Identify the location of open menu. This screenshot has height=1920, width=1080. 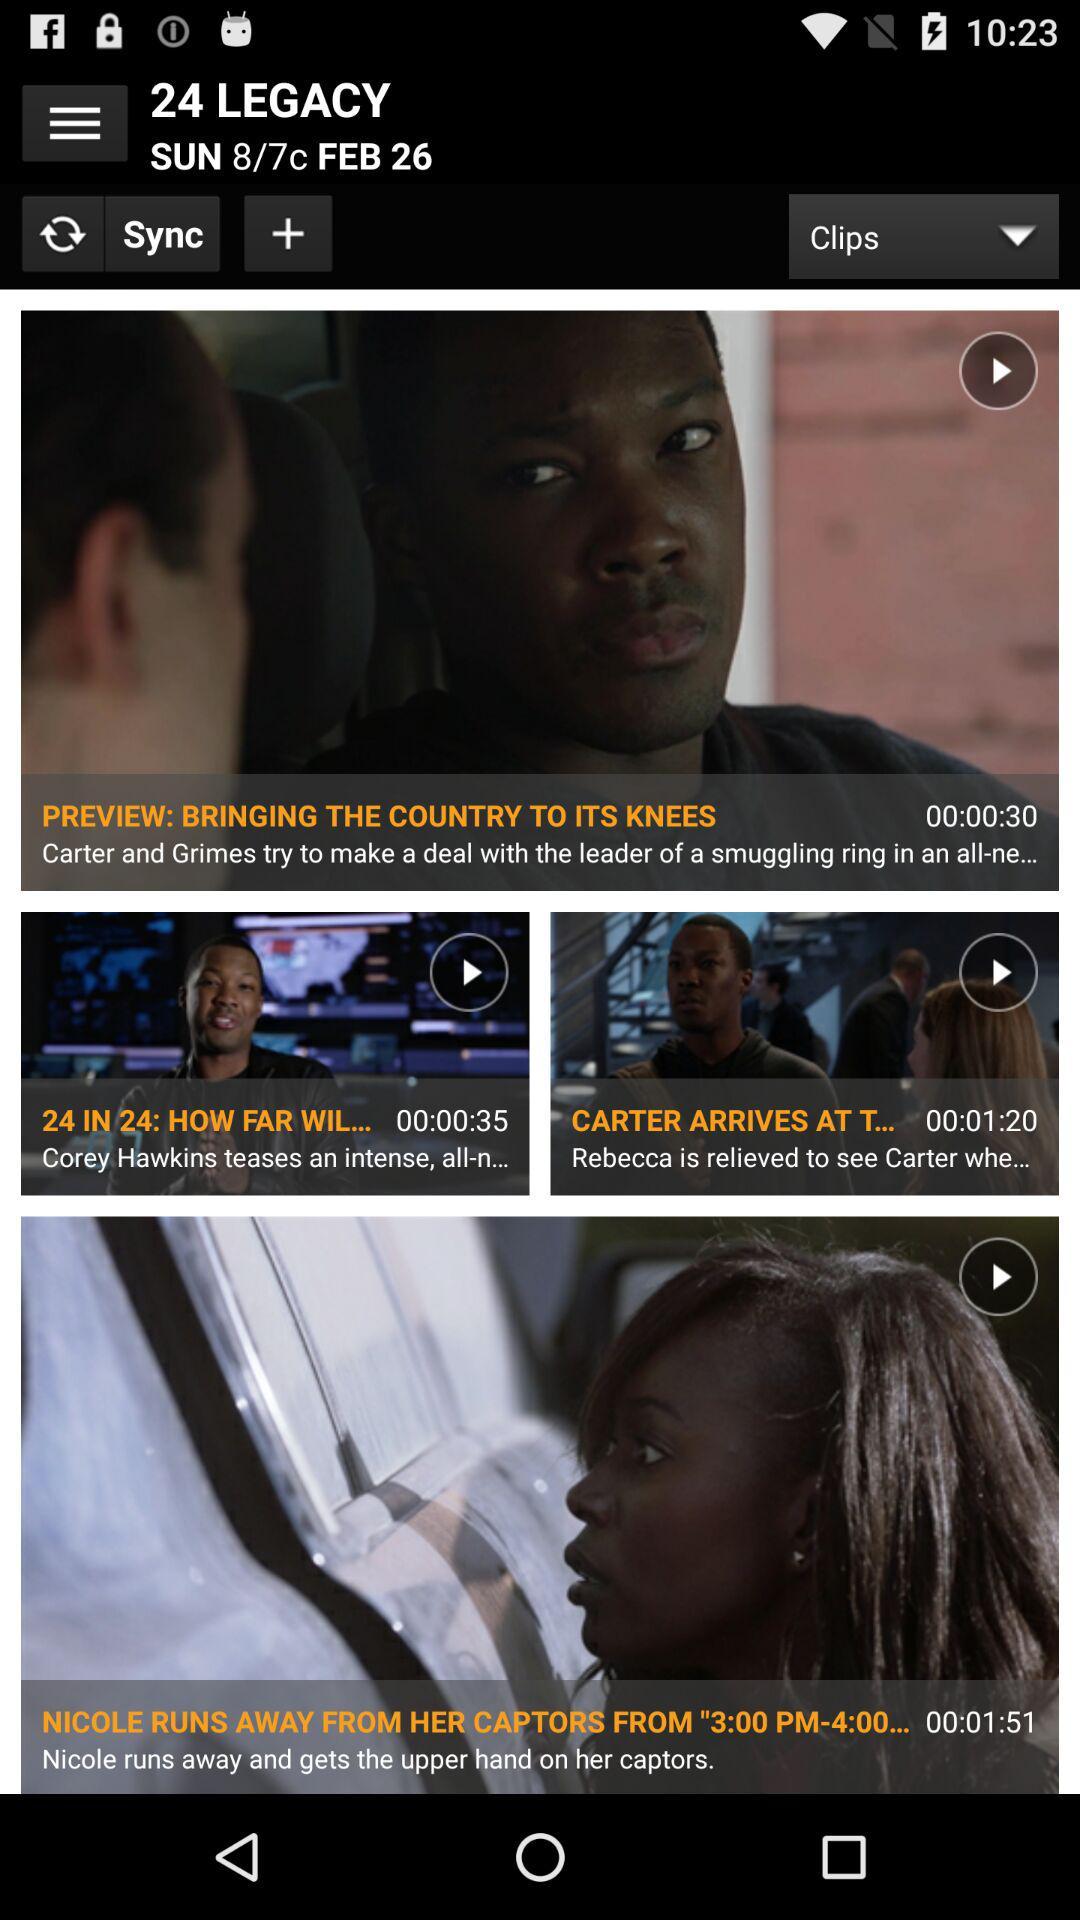
(73, 122).